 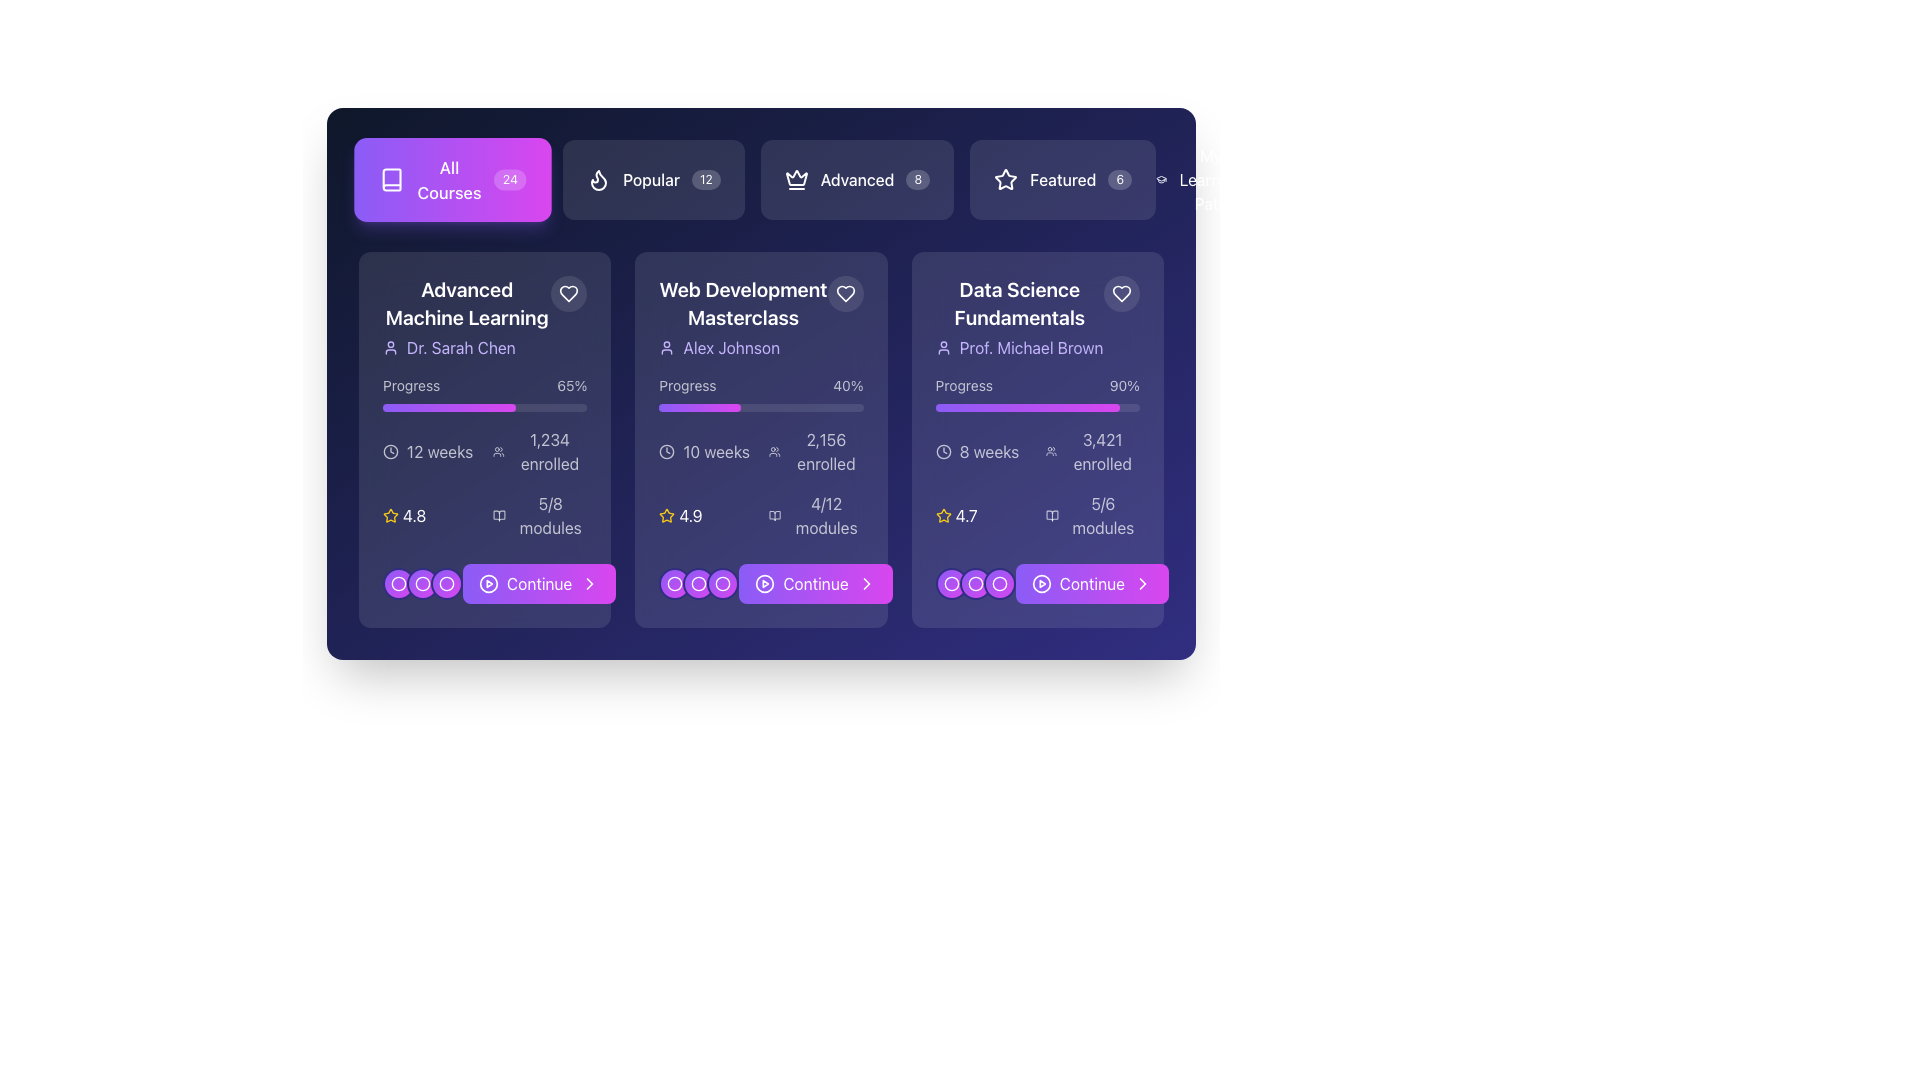 I want to click on the user profile represented, so click(x=1019, y=346).